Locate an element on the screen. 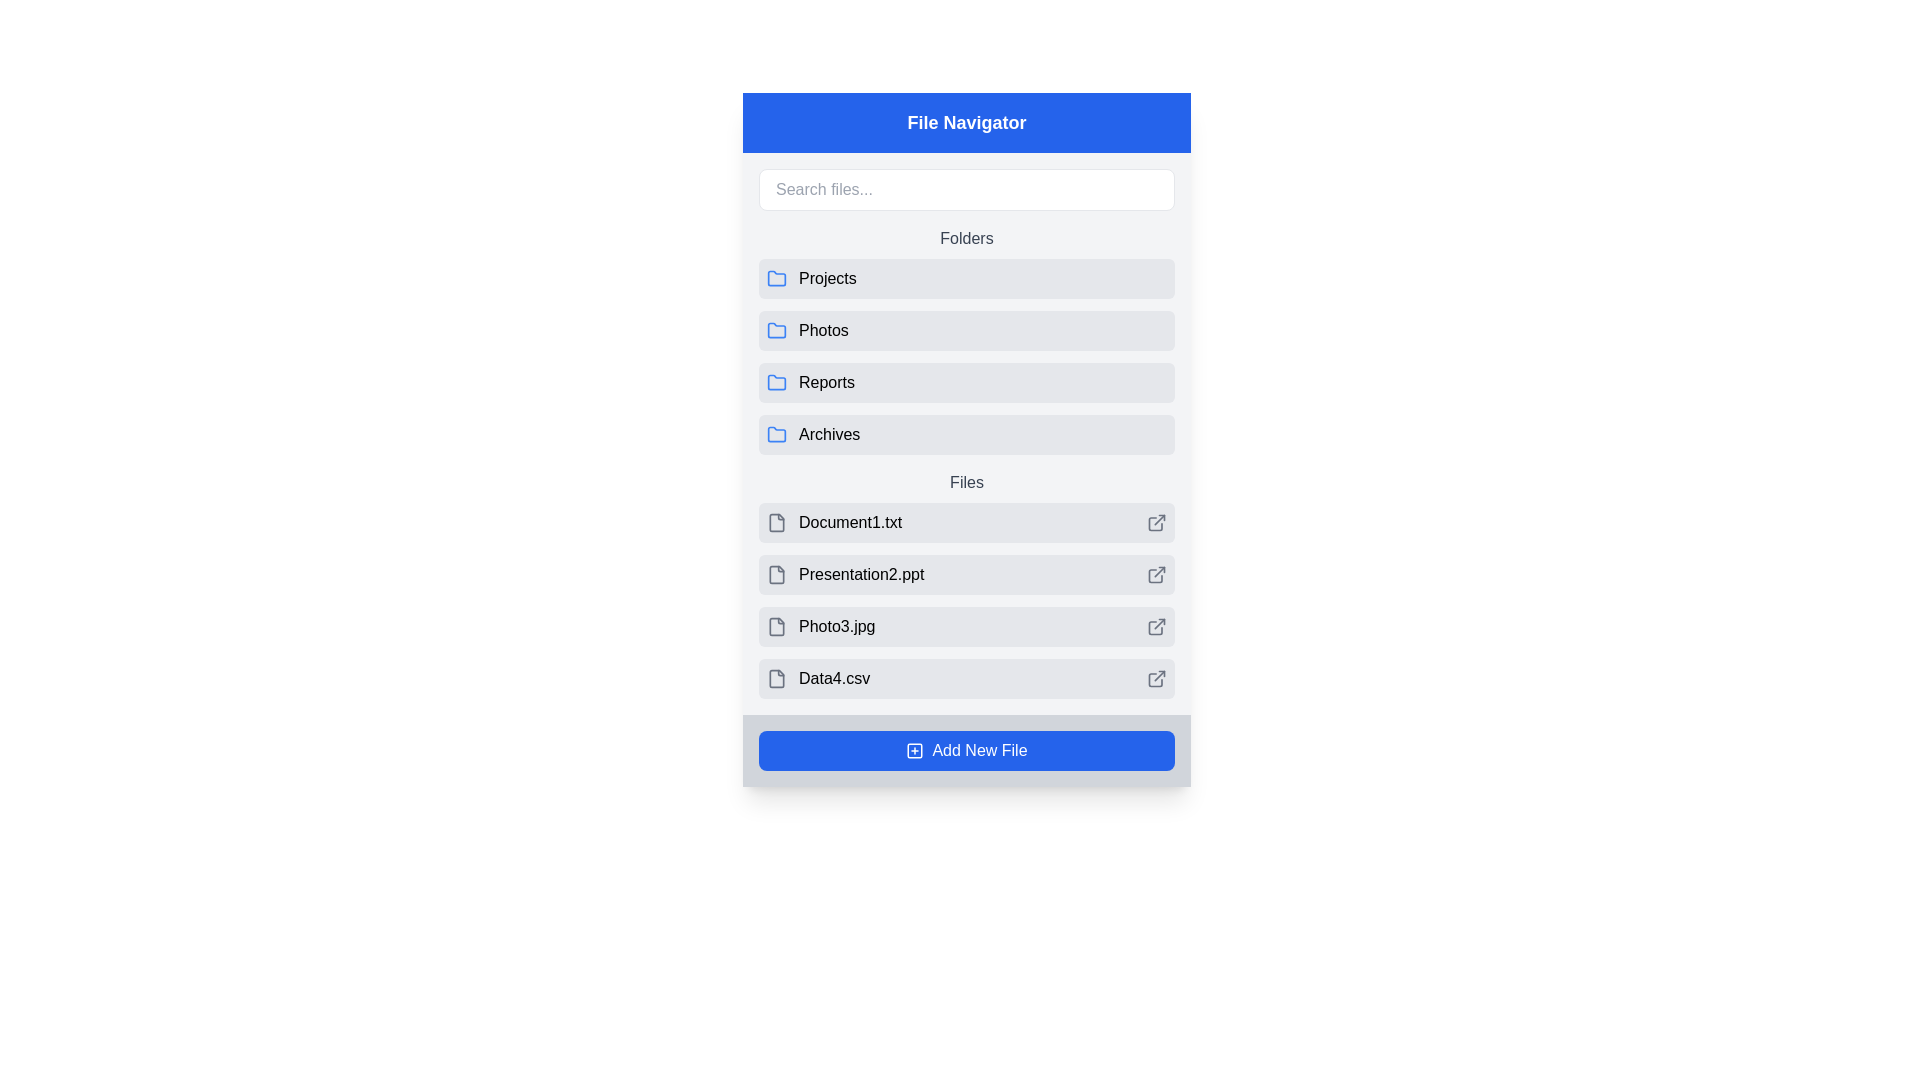 The width and height of the screenshot is (1920, 1080). the blue rectangular button labeled 'Add New File' with a plus icon is located at coordinates (966, 751).